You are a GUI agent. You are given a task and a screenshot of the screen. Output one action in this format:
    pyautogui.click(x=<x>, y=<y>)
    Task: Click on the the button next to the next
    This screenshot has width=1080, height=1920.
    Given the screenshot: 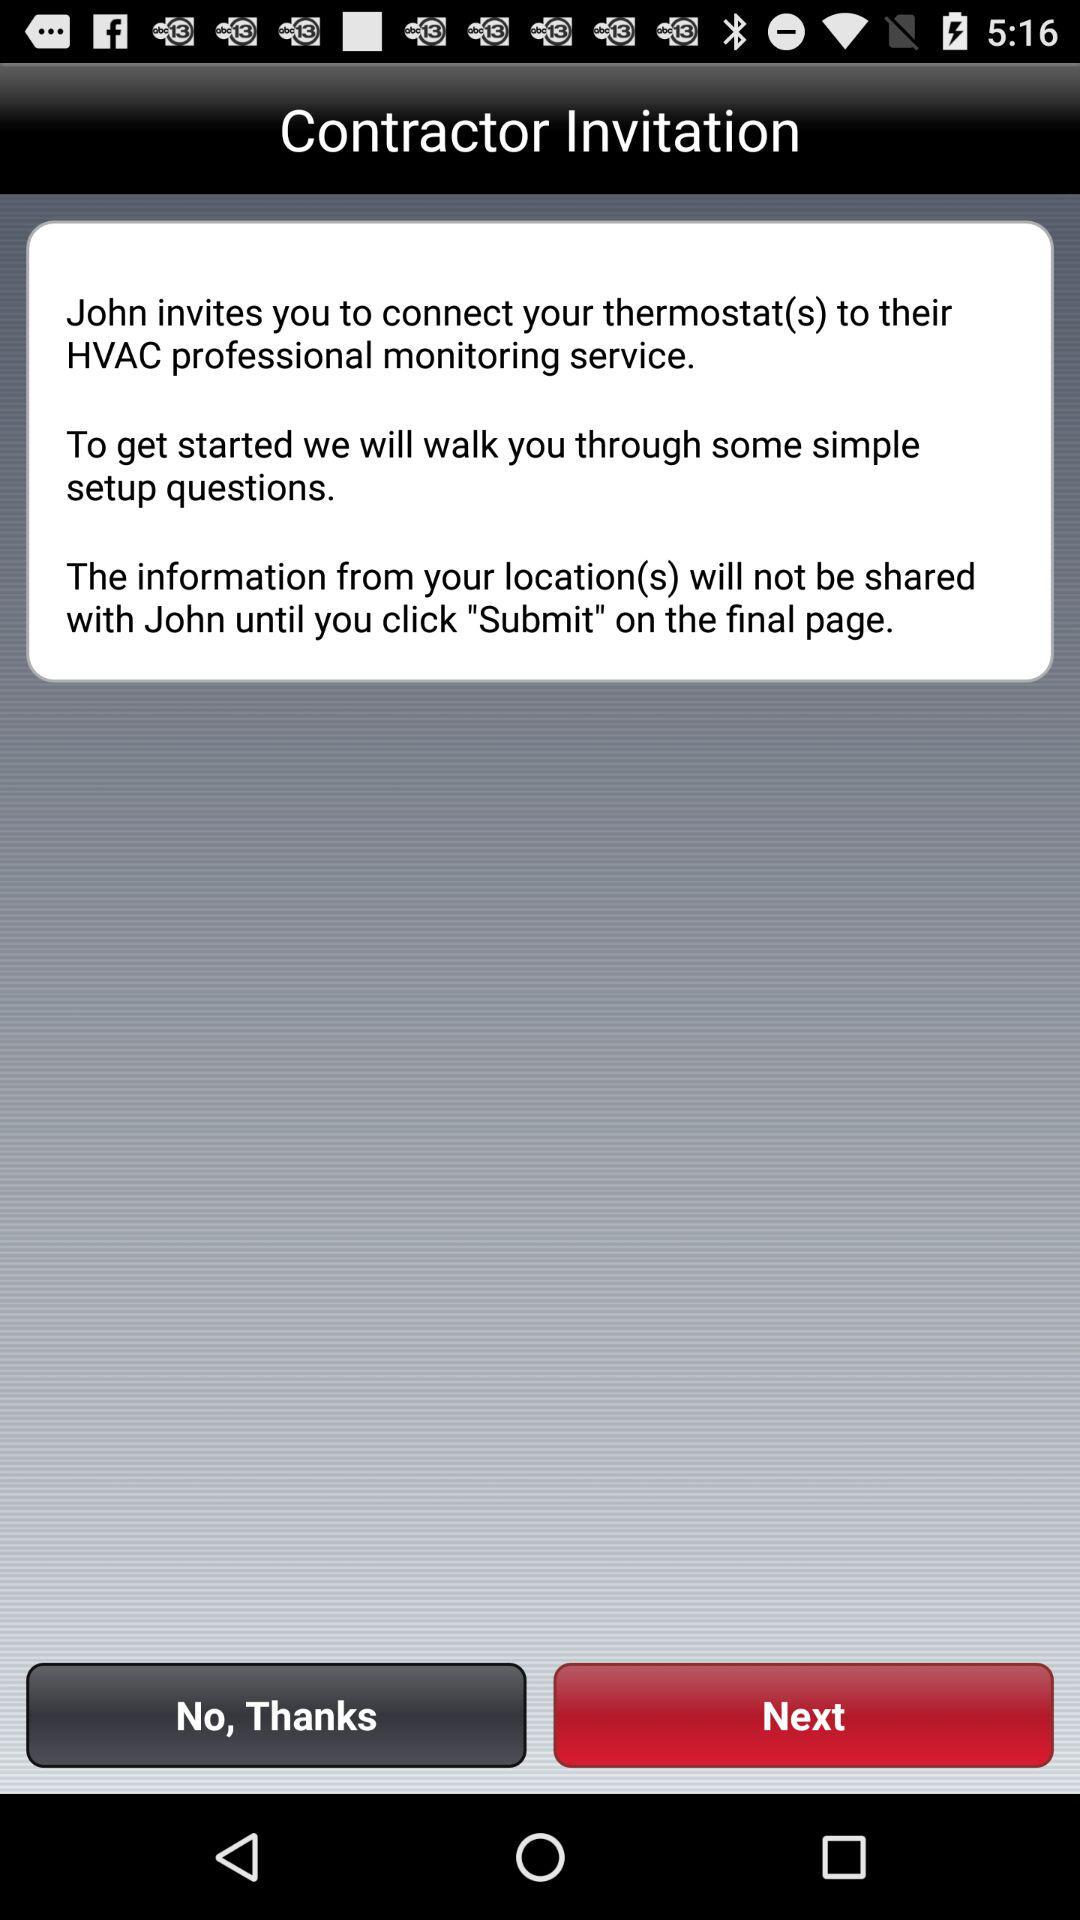 What is the action you would take?
    pyautogui.click(x=276, y=1714)
    